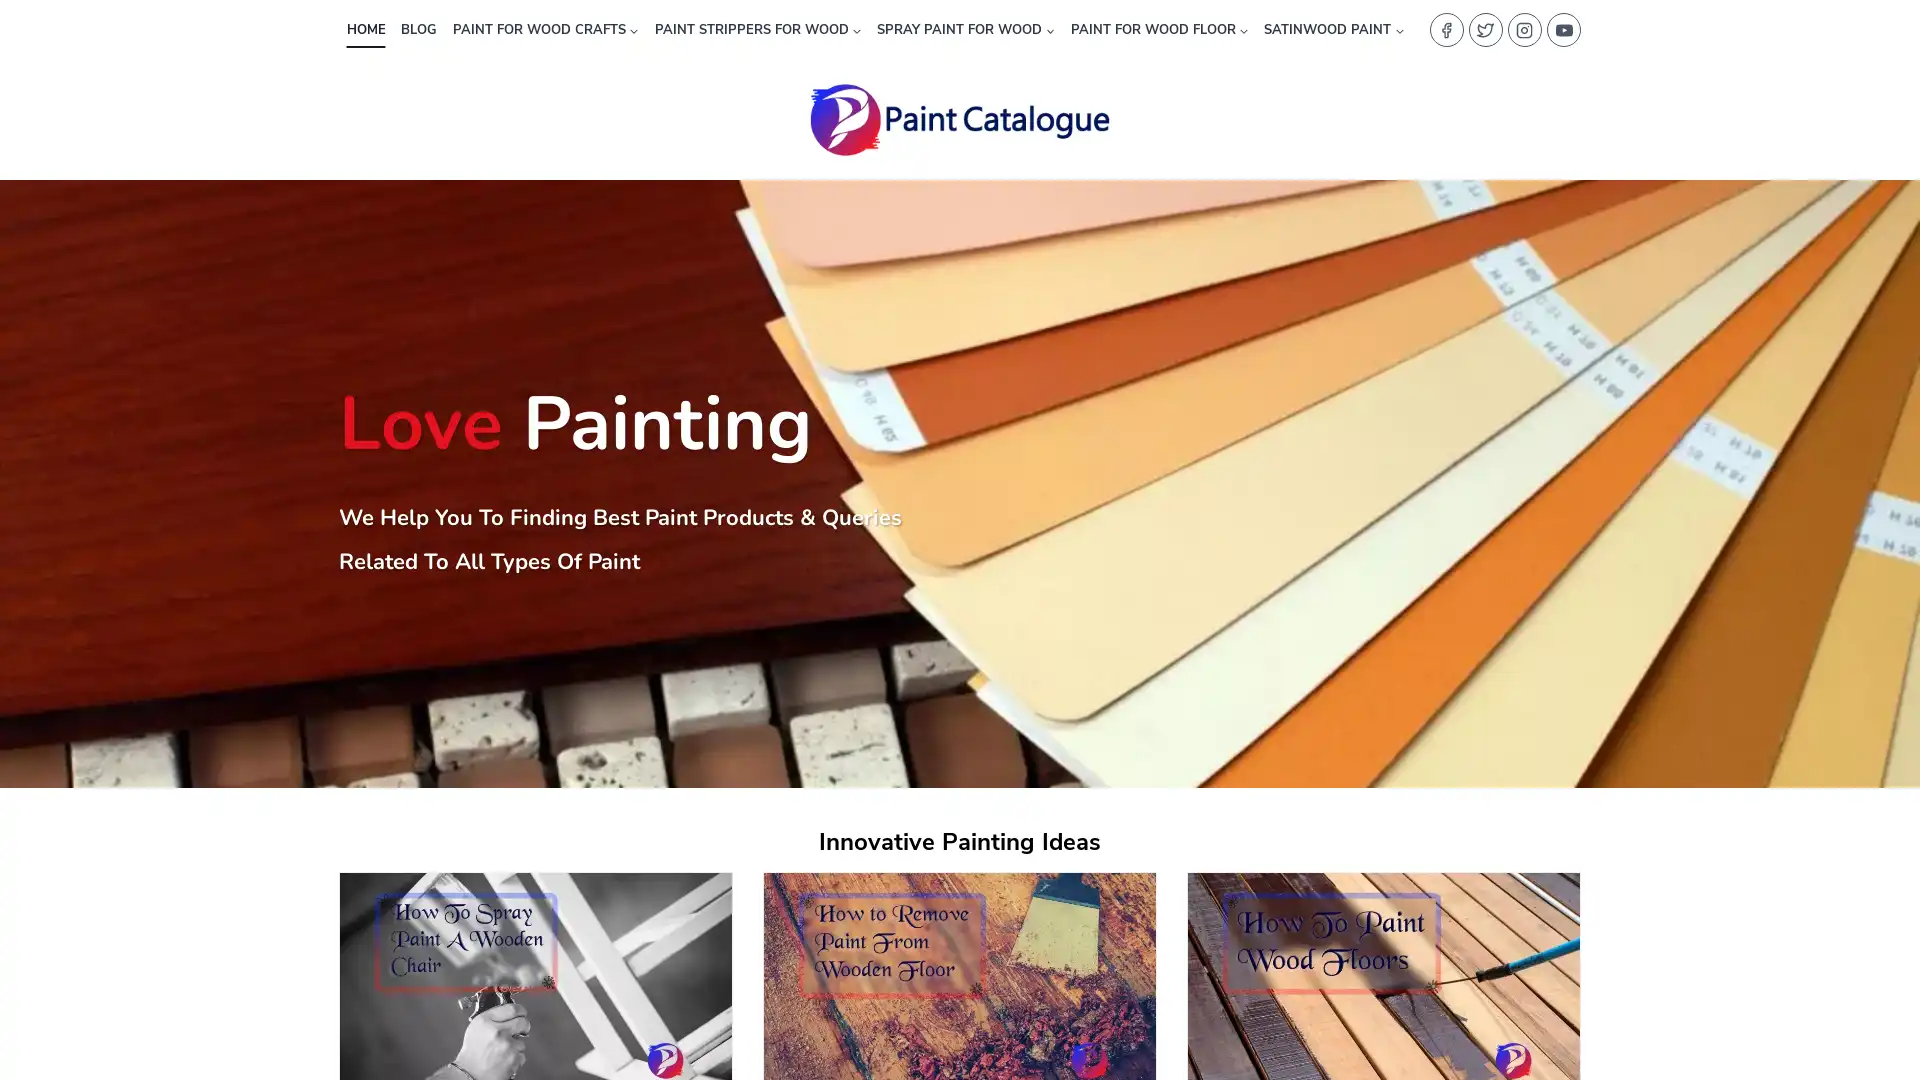  What do you see at coordinates (1877, 1018) in the screenshot?
I see `Scroll to top` at bounding box center [1877, 1018].